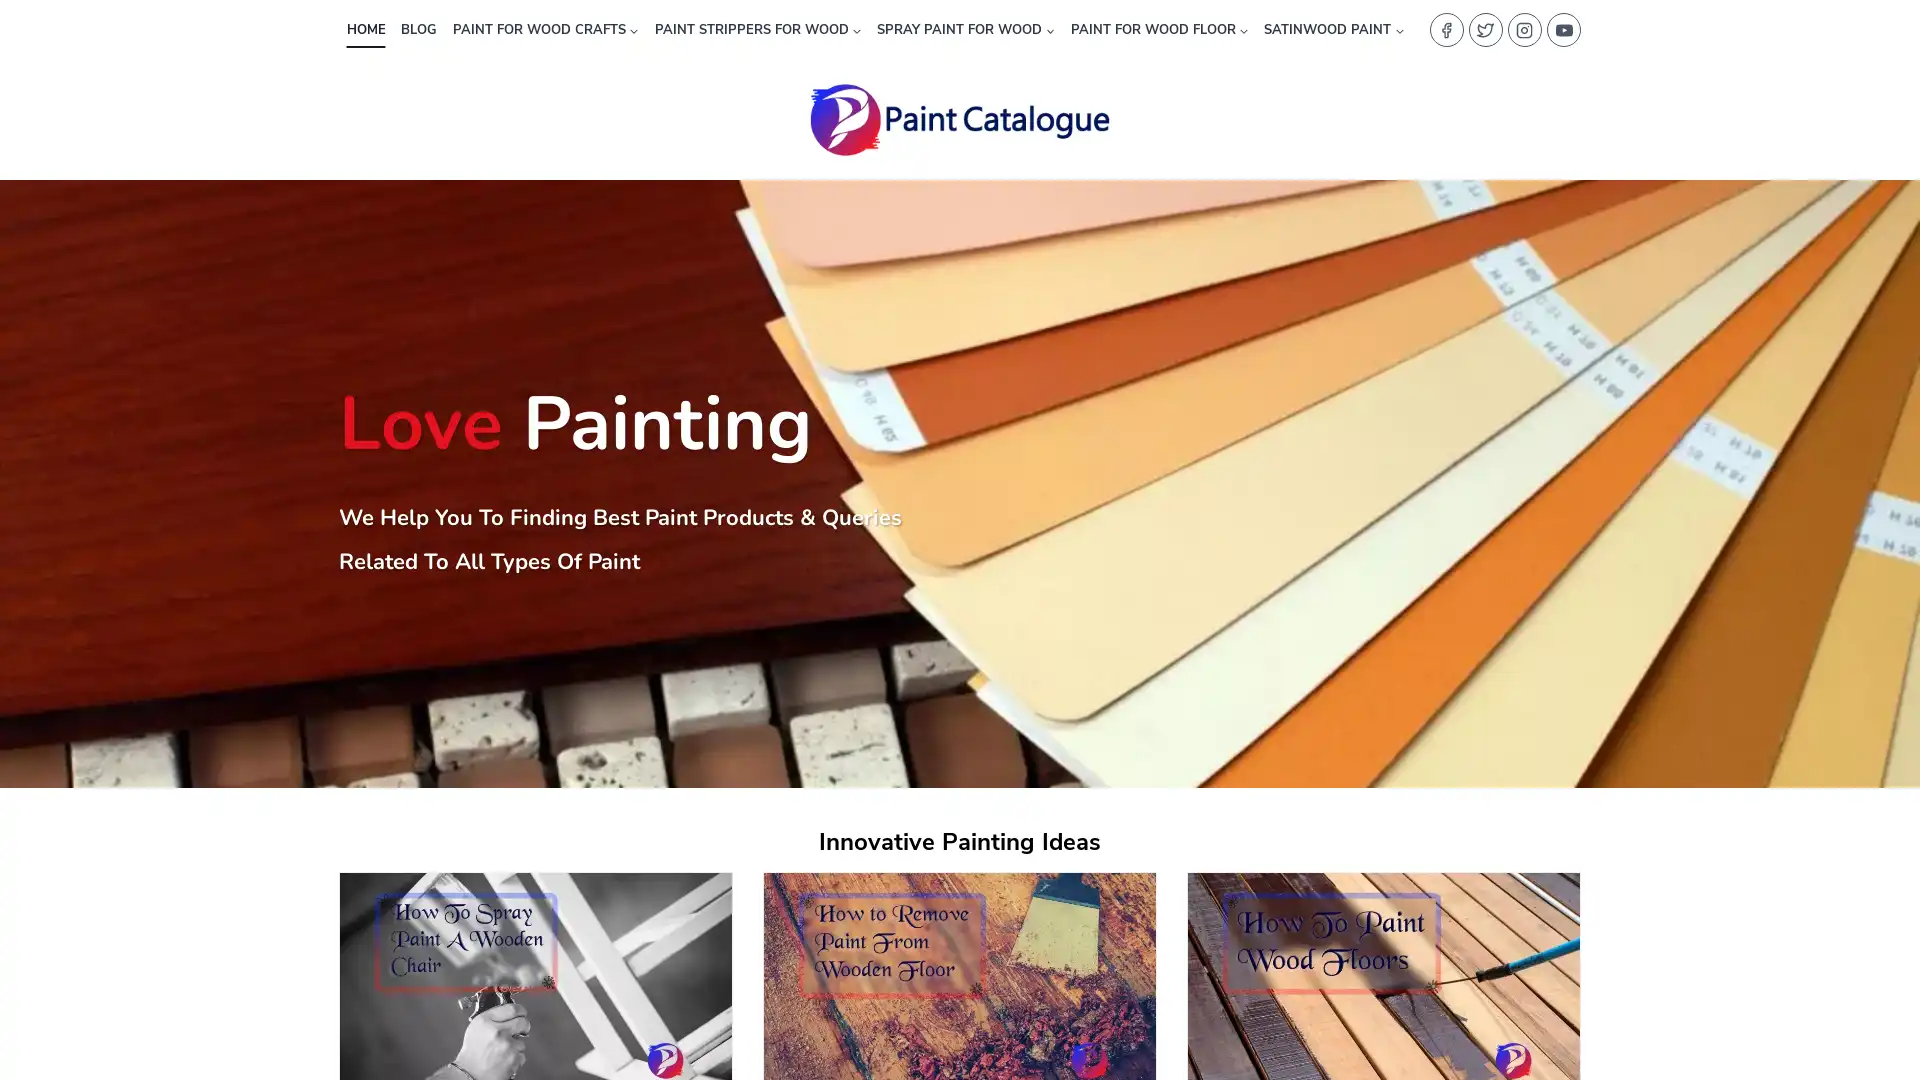  What do you see at coordinates (1877, 1018) in the screenshot?
I see `Scroll to top` at bounding box center [1877, 1018].